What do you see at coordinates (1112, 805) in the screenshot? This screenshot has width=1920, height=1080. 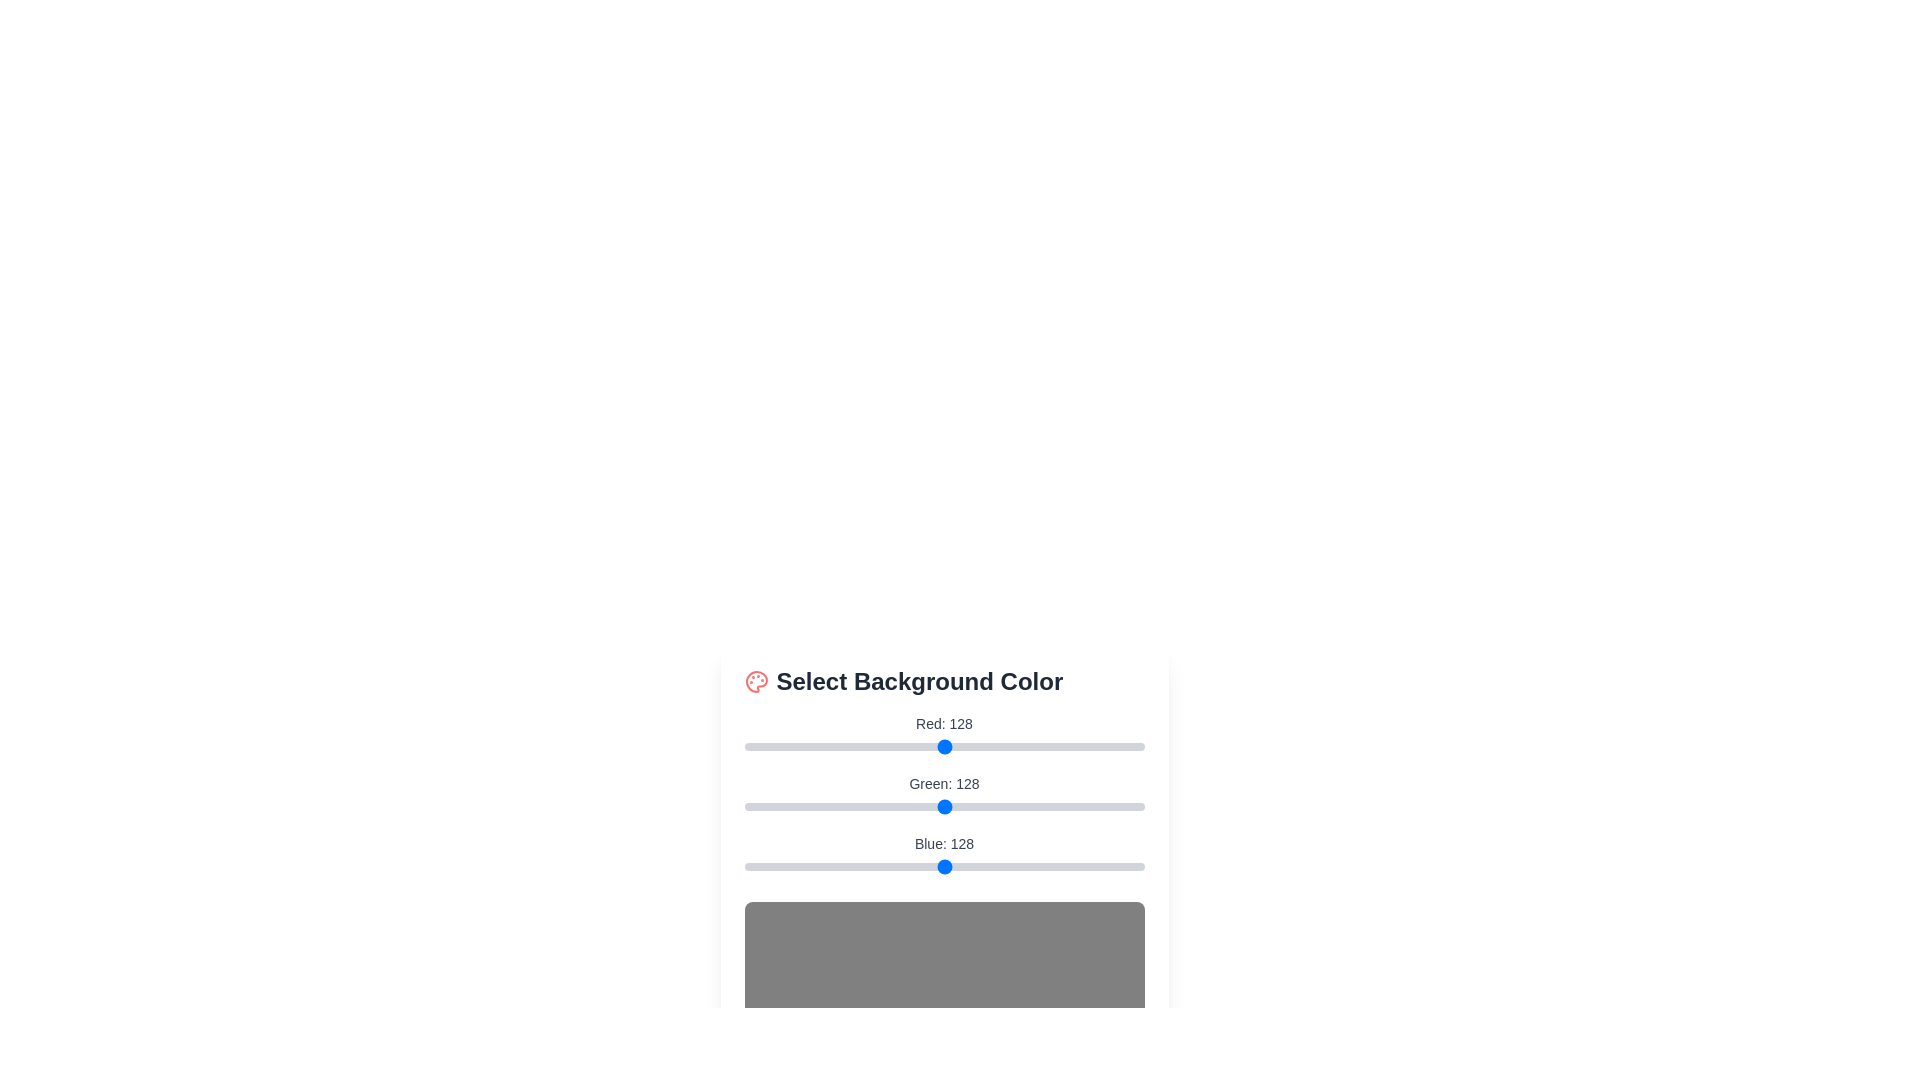 I see `the green color slider to set the green component to 235` at bounding box center [1112, 805].